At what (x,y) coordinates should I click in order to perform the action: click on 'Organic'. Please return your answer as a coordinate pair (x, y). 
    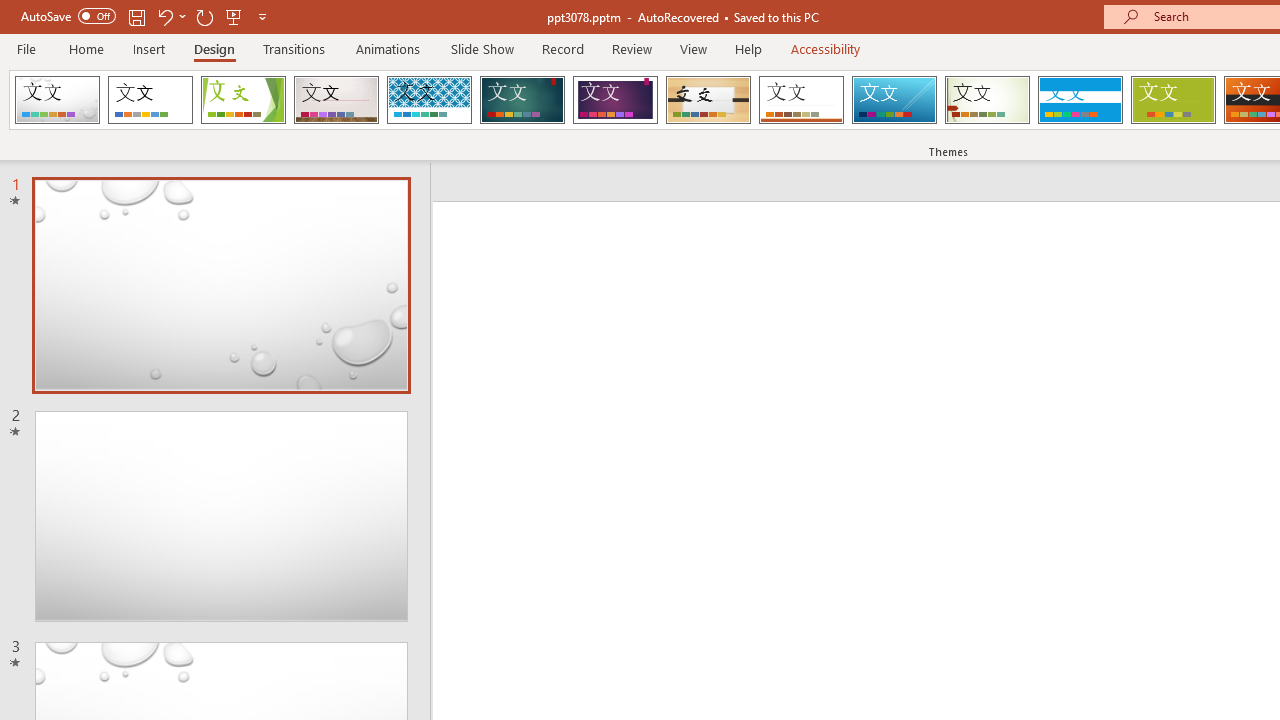
    Looking at the image, I should click on (708, 100).